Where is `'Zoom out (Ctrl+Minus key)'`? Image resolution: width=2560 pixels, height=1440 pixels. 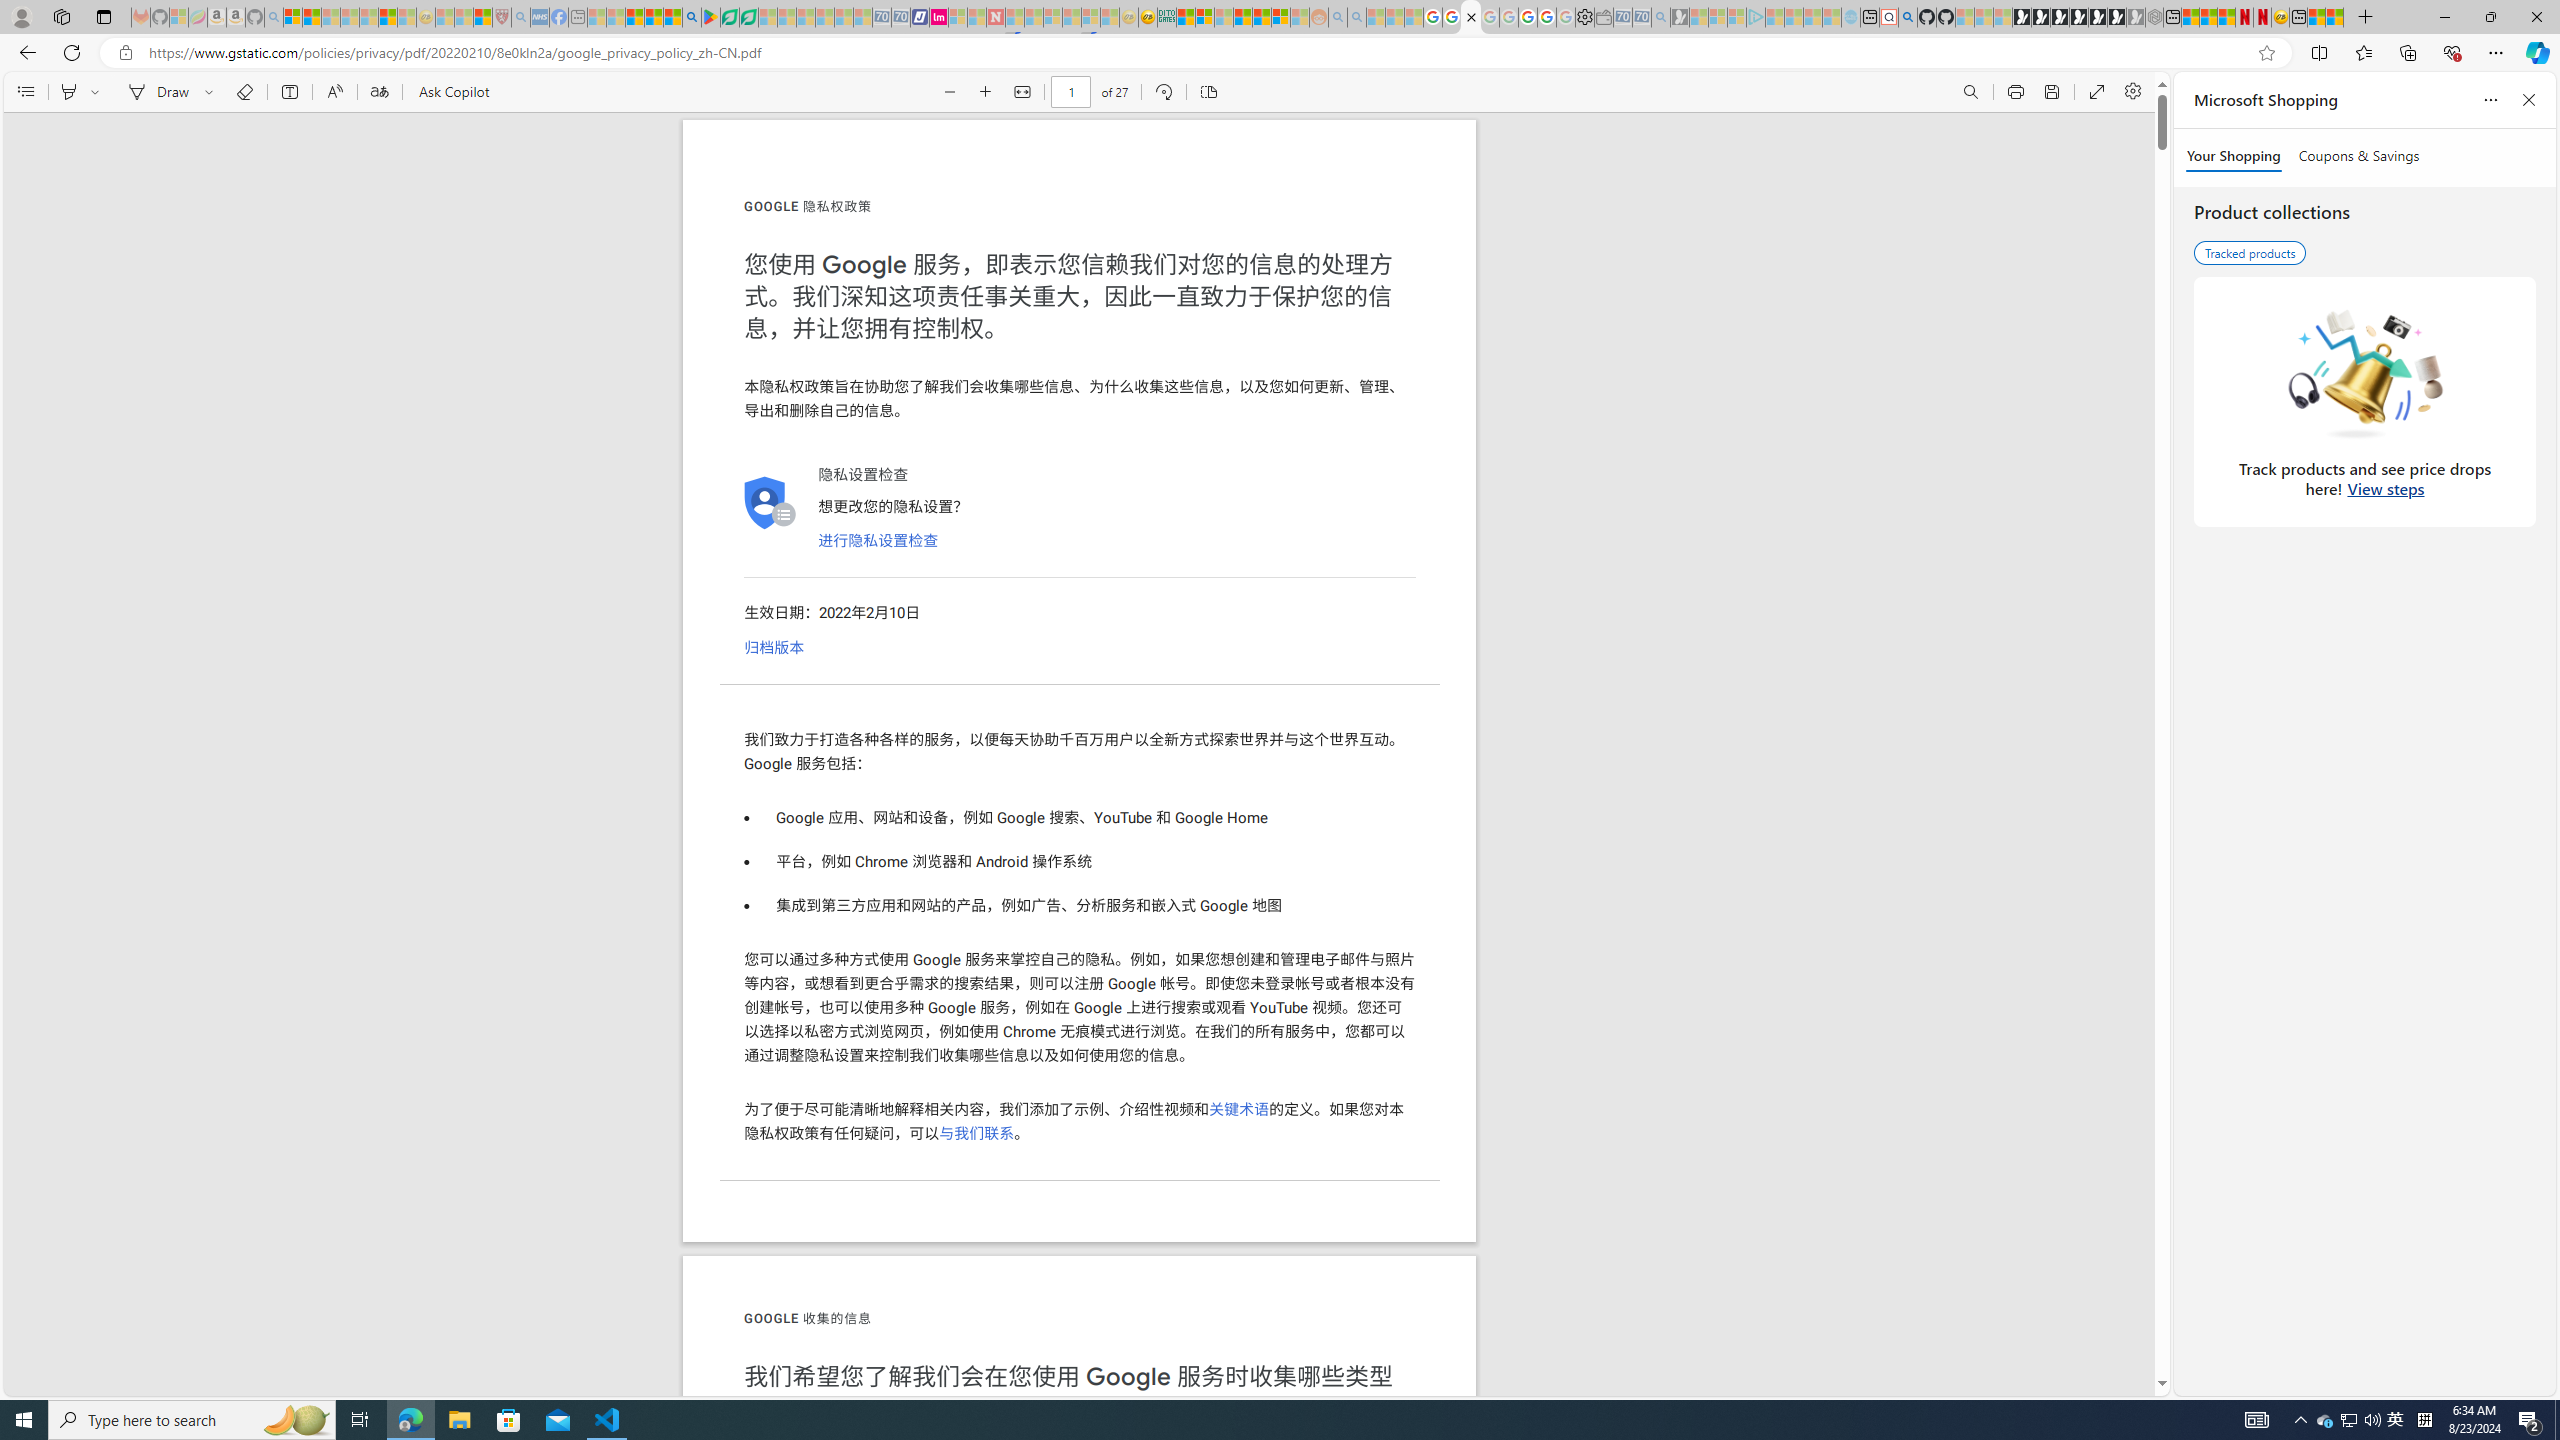 'Zoom out (Ctrl+Minus key)' is located at coordinates (950, 91).